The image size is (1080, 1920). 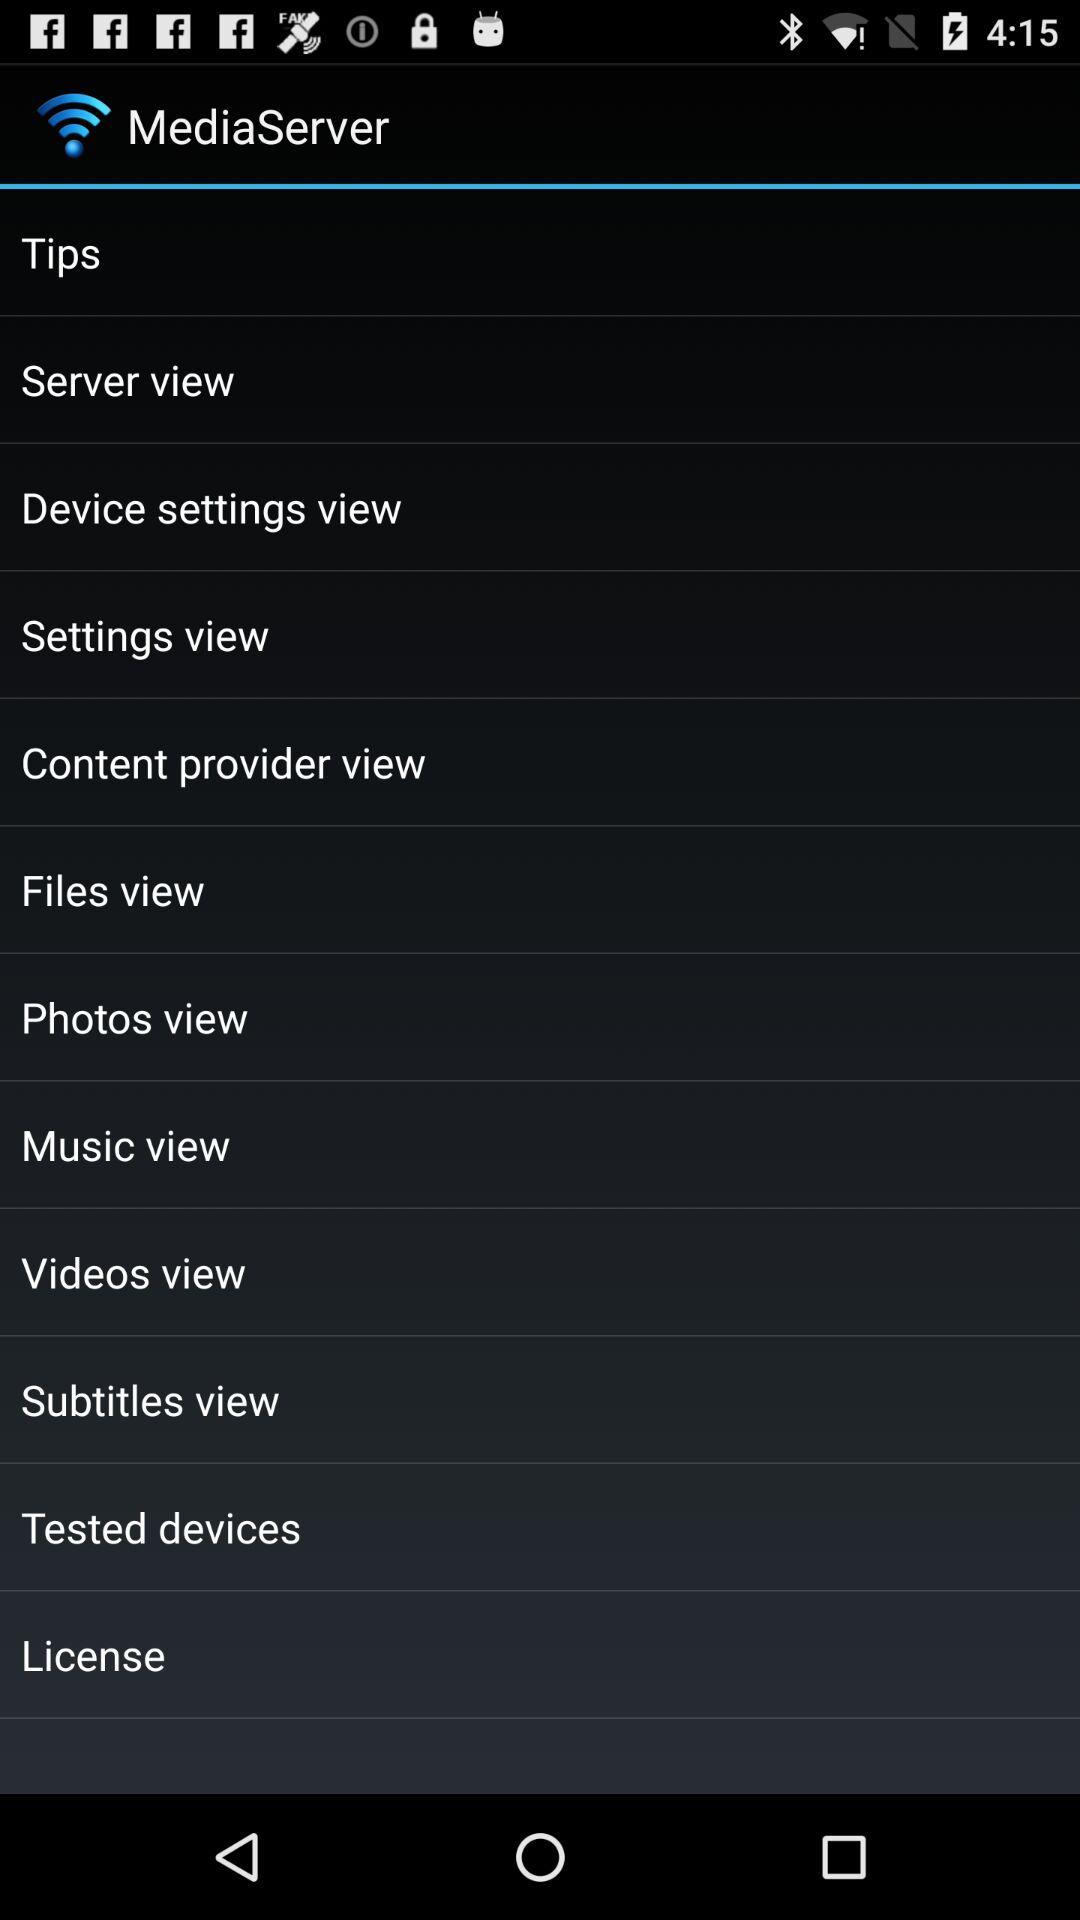 I want to click on the content provider view, so click(x=540, y=761).